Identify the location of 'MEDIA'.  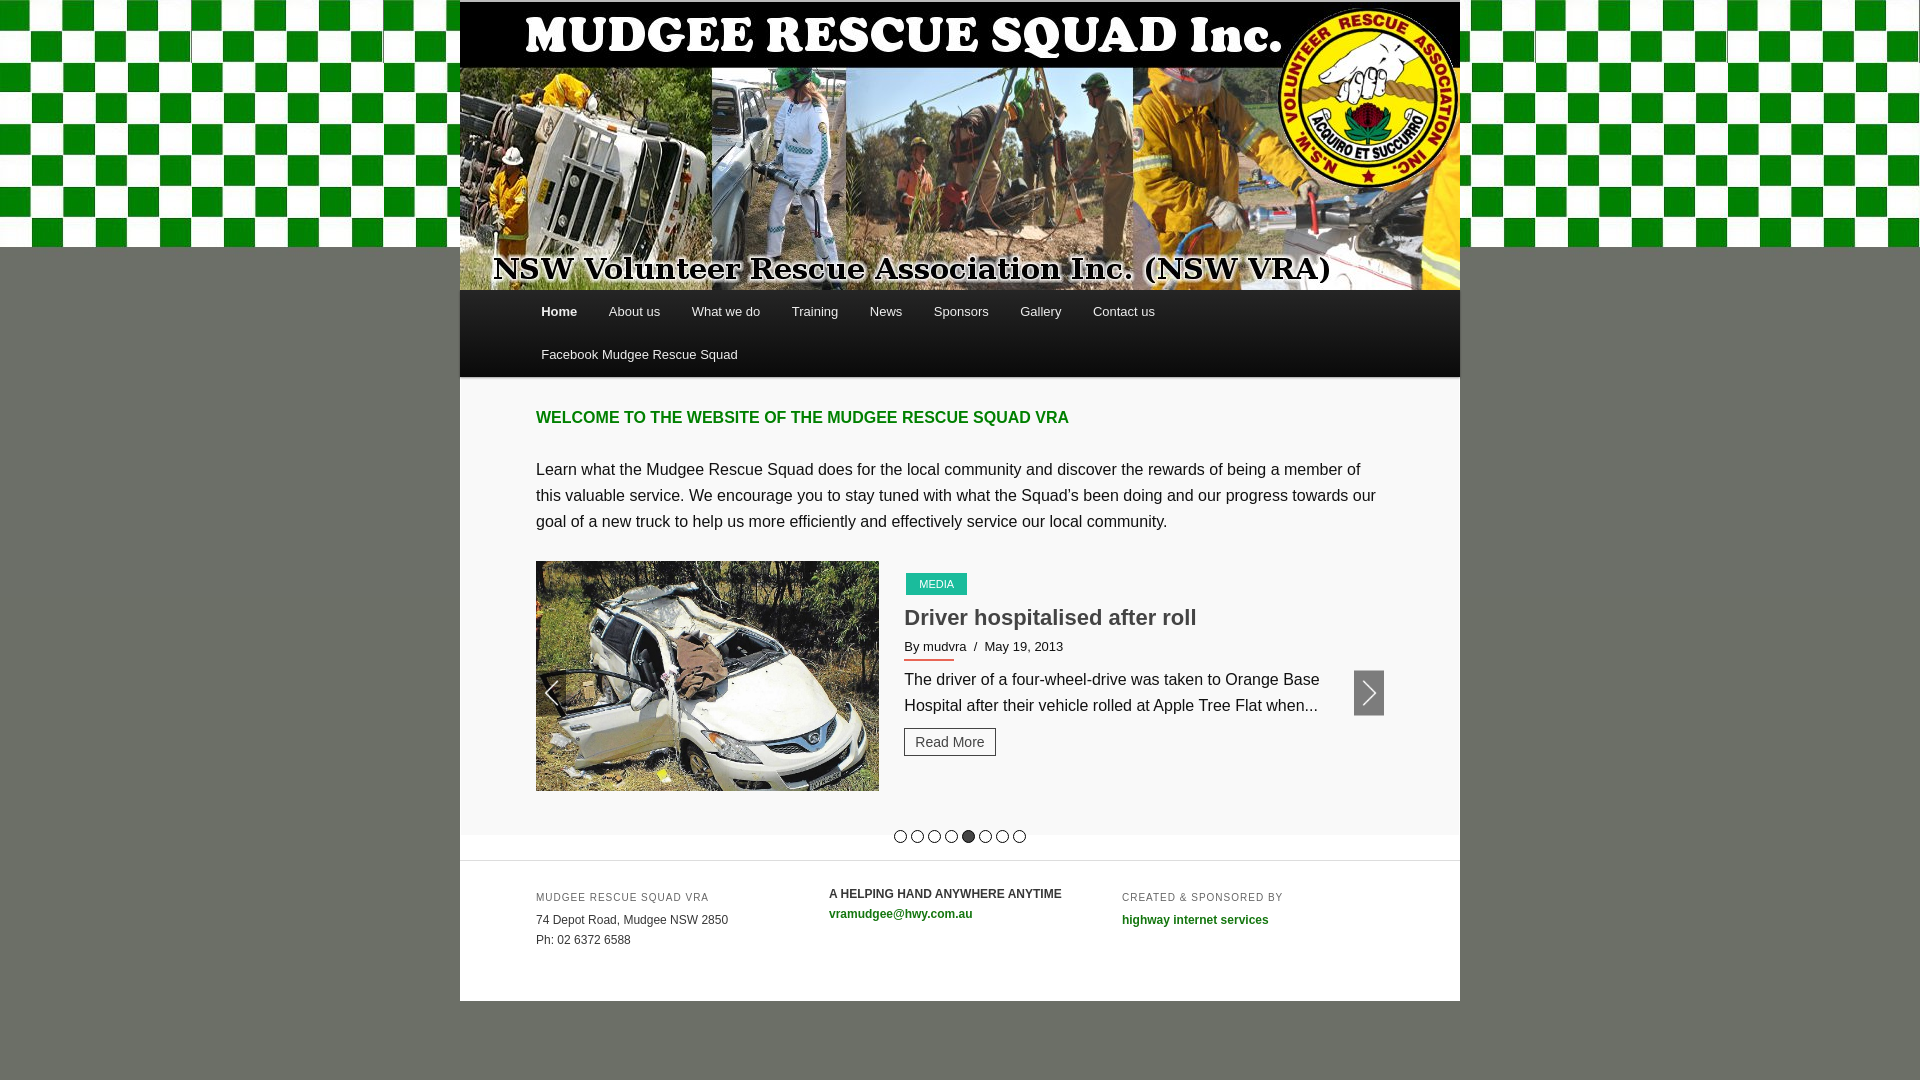
(935, 583).